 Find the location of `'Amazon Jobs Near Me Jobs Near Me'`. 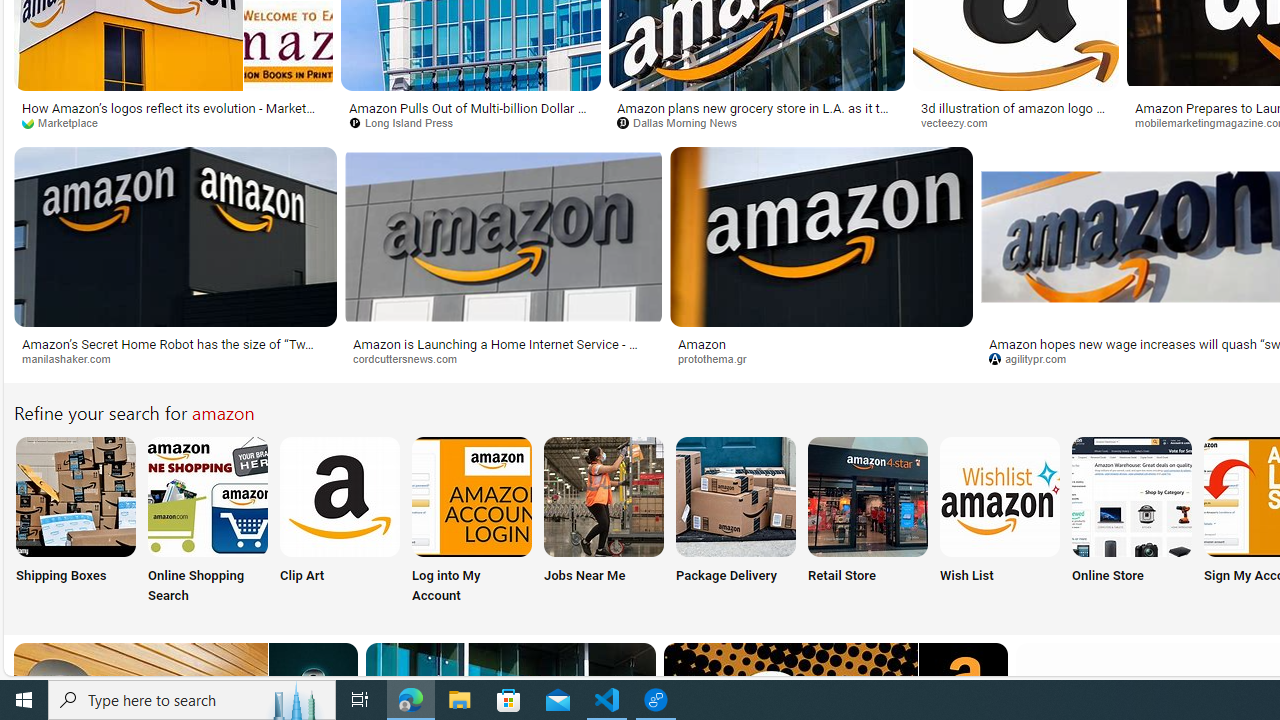

'Amazon Jobs Near Me Jobs Near Me' is located at coordinates (603, 521).